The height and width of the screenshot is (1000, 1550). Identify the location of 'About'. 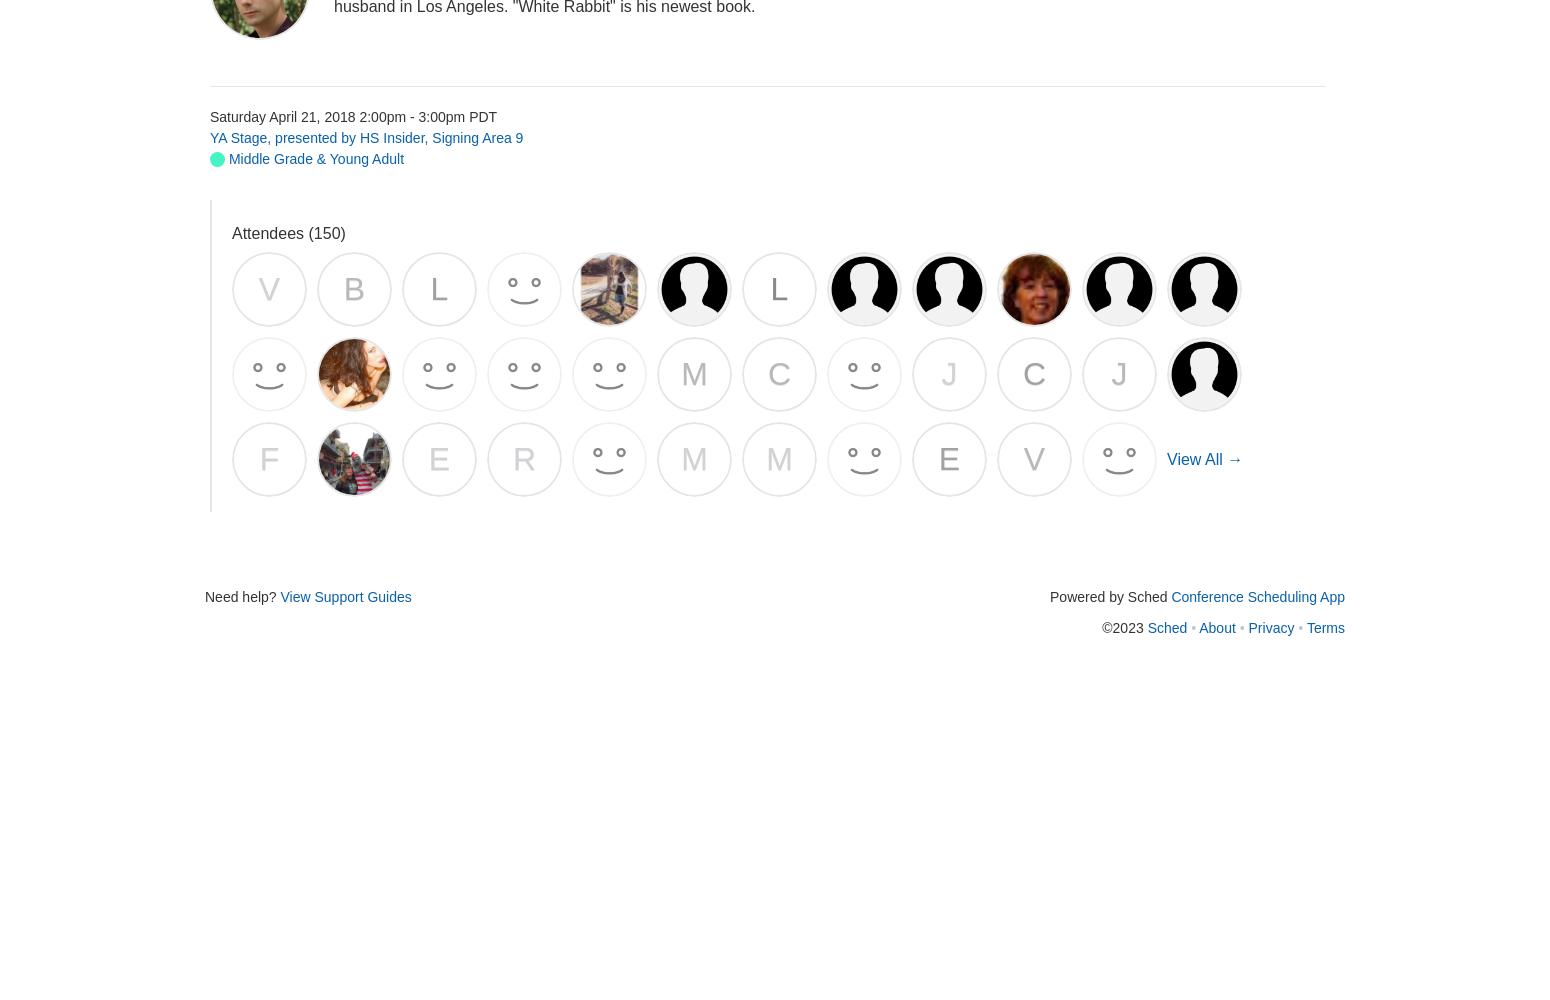
(1217, 627).